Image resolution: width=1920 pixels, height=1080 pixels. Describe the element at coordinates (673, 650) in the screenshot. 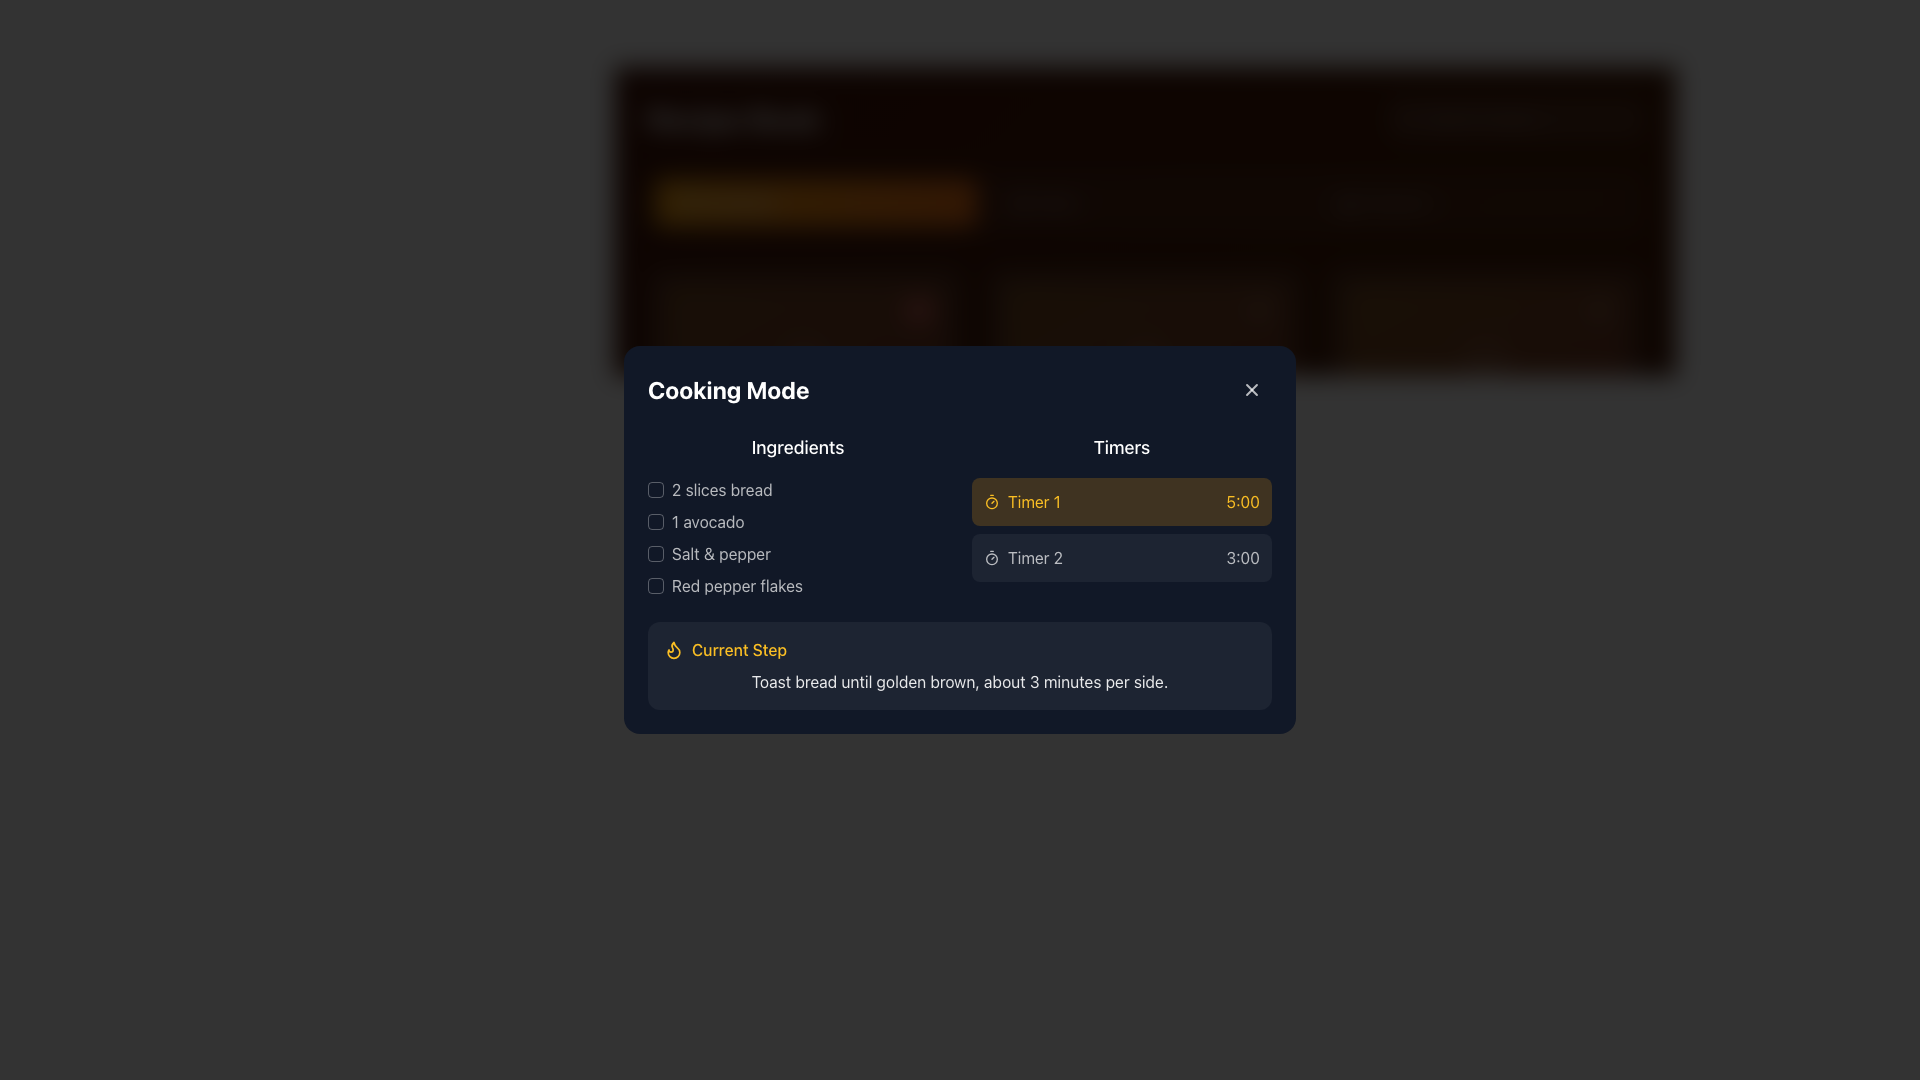

I see `the icon located in the 'Current Step' section of the 'Cooking Mode' modal` at that location.